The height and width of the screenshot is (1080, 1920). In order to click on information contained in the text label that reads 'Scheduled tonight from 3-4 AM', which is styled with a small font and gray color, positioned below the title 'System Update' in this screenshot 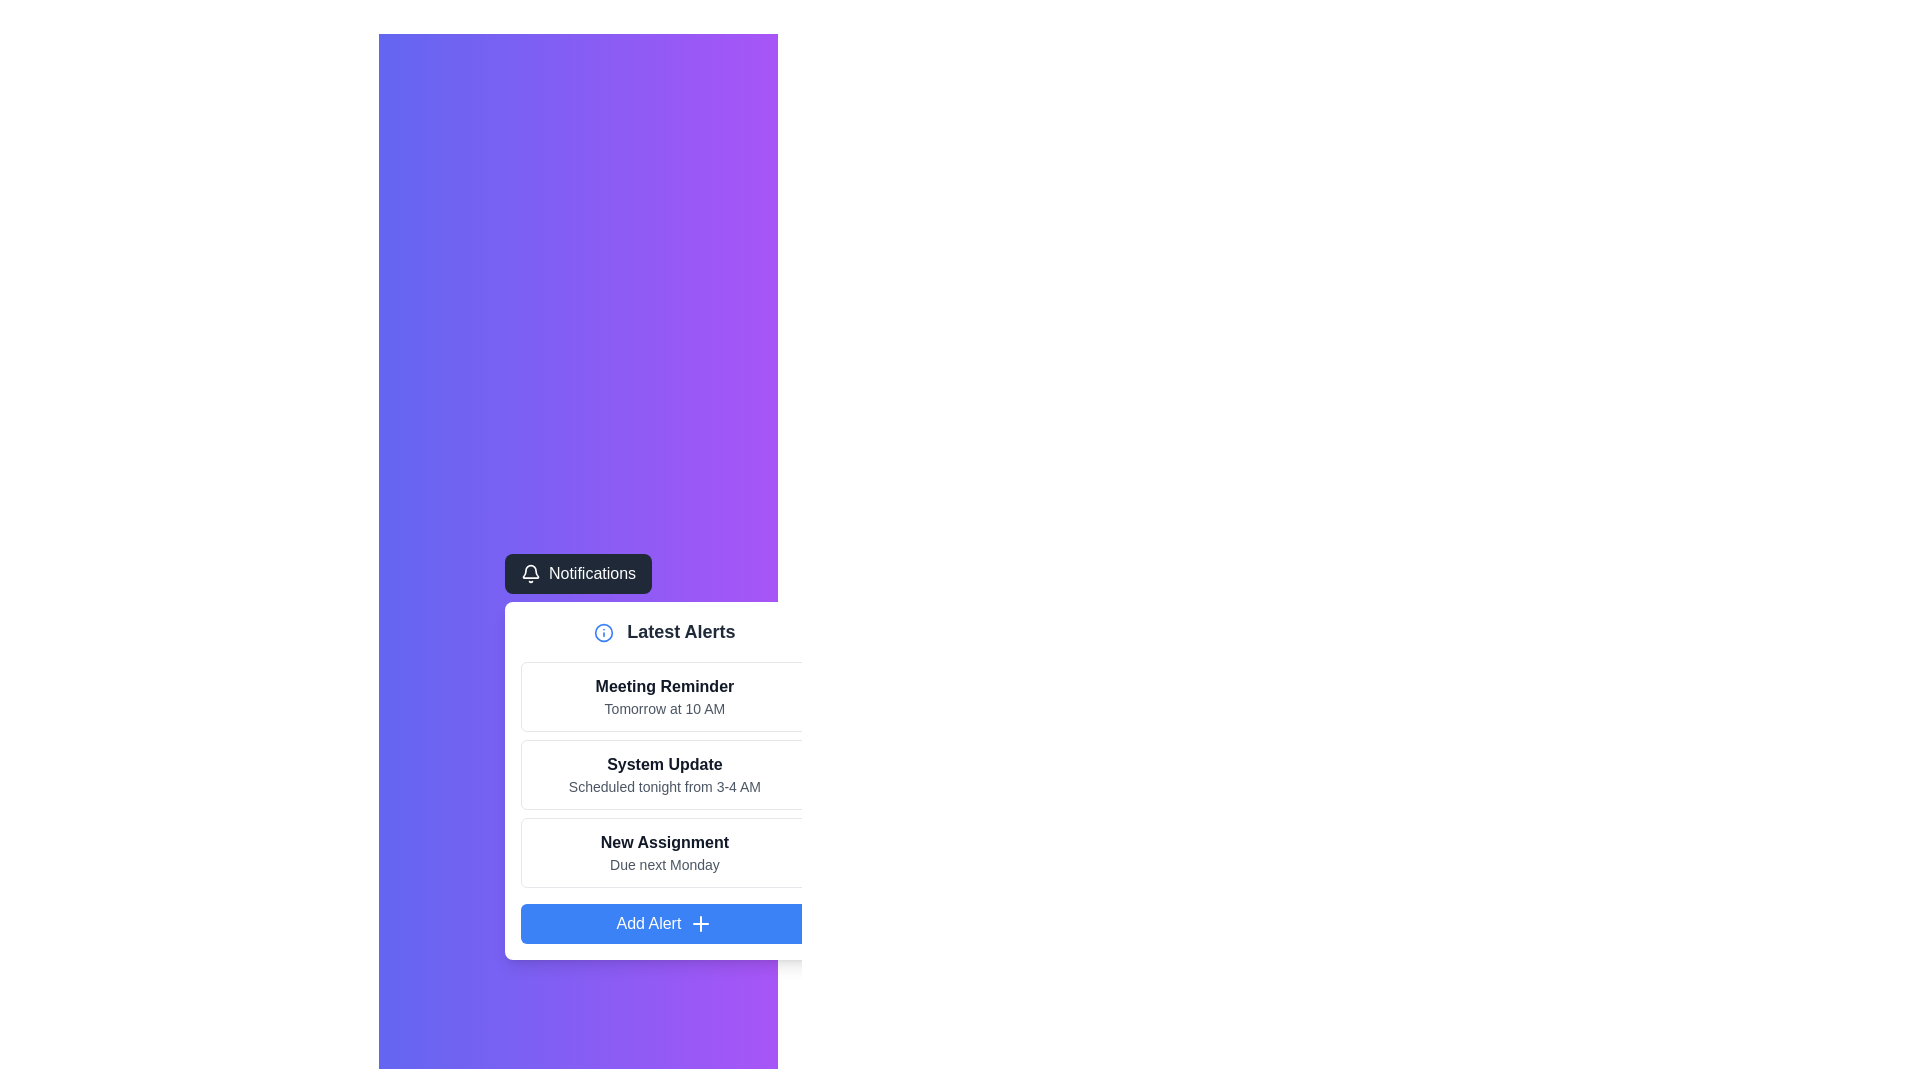, I will do `click(664, 785)`.